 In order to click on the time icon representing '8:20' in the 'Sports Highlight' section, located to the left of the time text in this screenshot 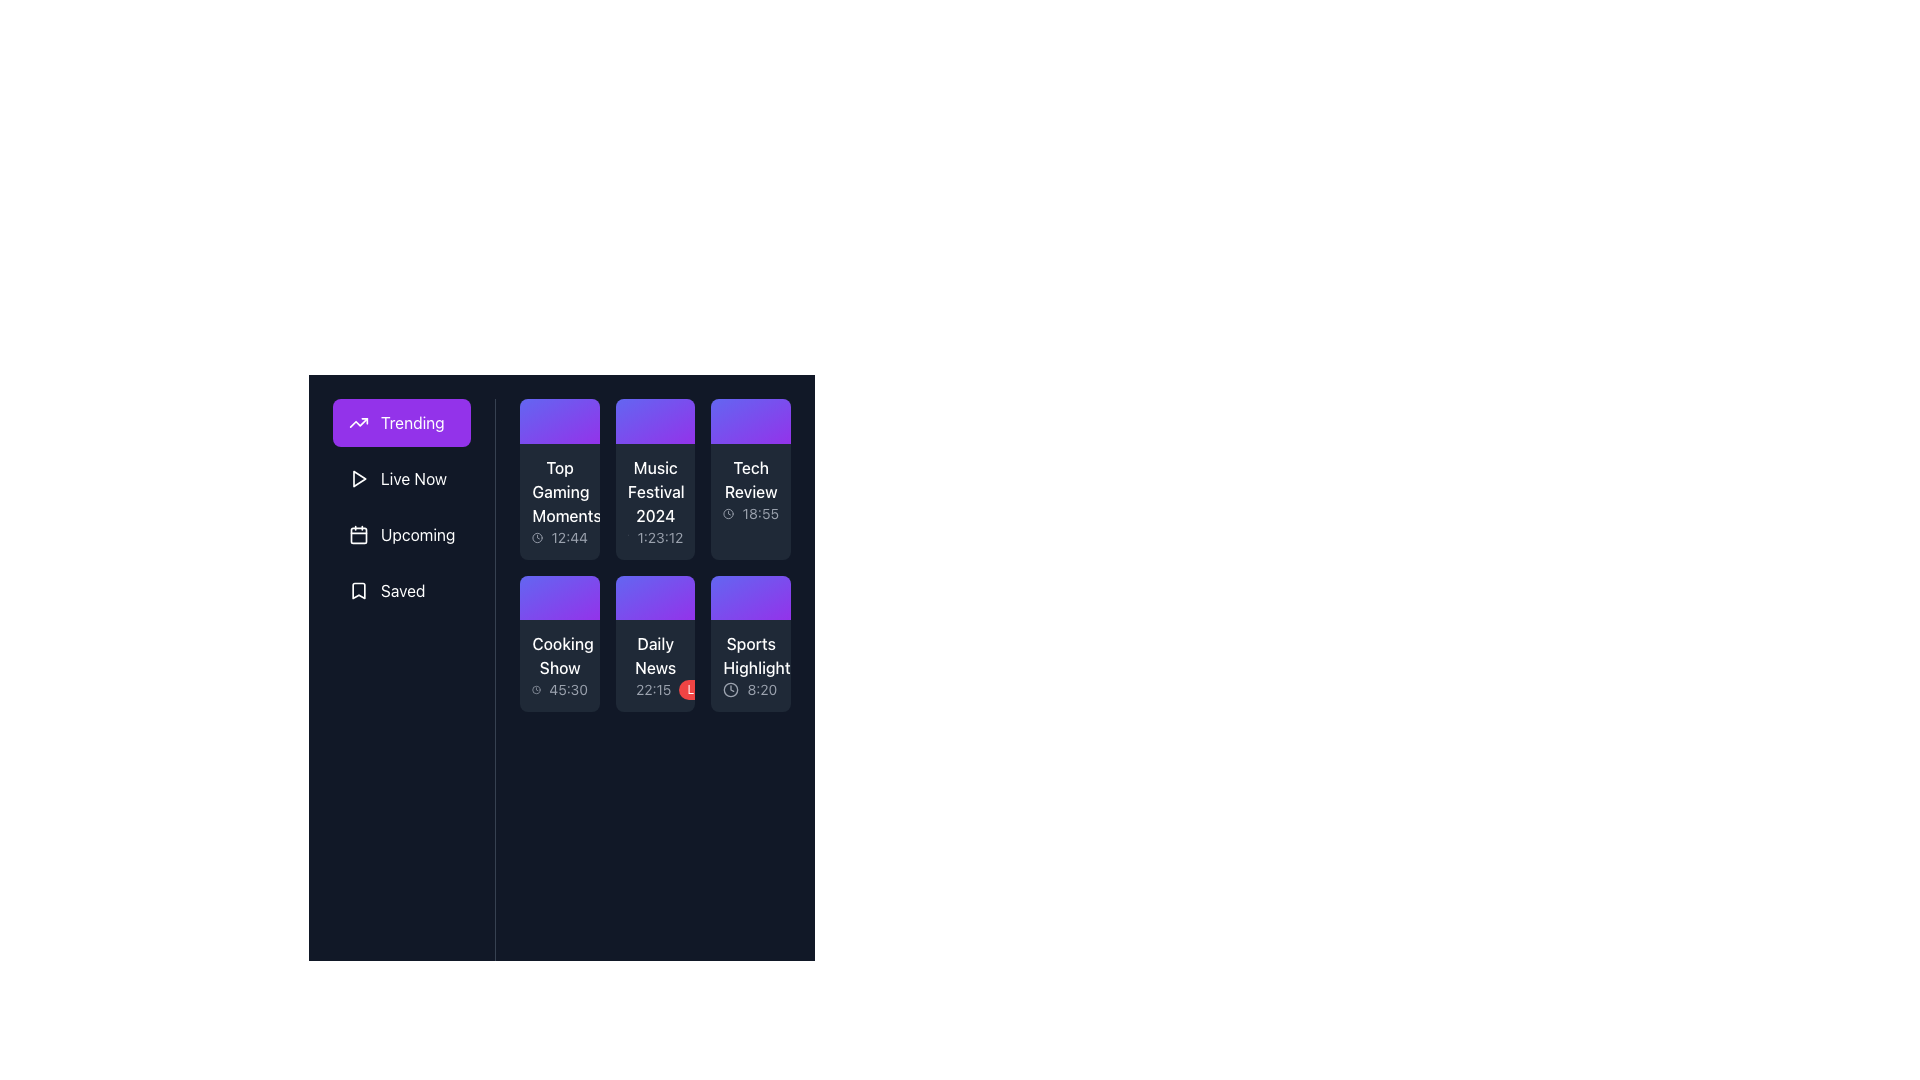, I will do `click(730, 689)`.